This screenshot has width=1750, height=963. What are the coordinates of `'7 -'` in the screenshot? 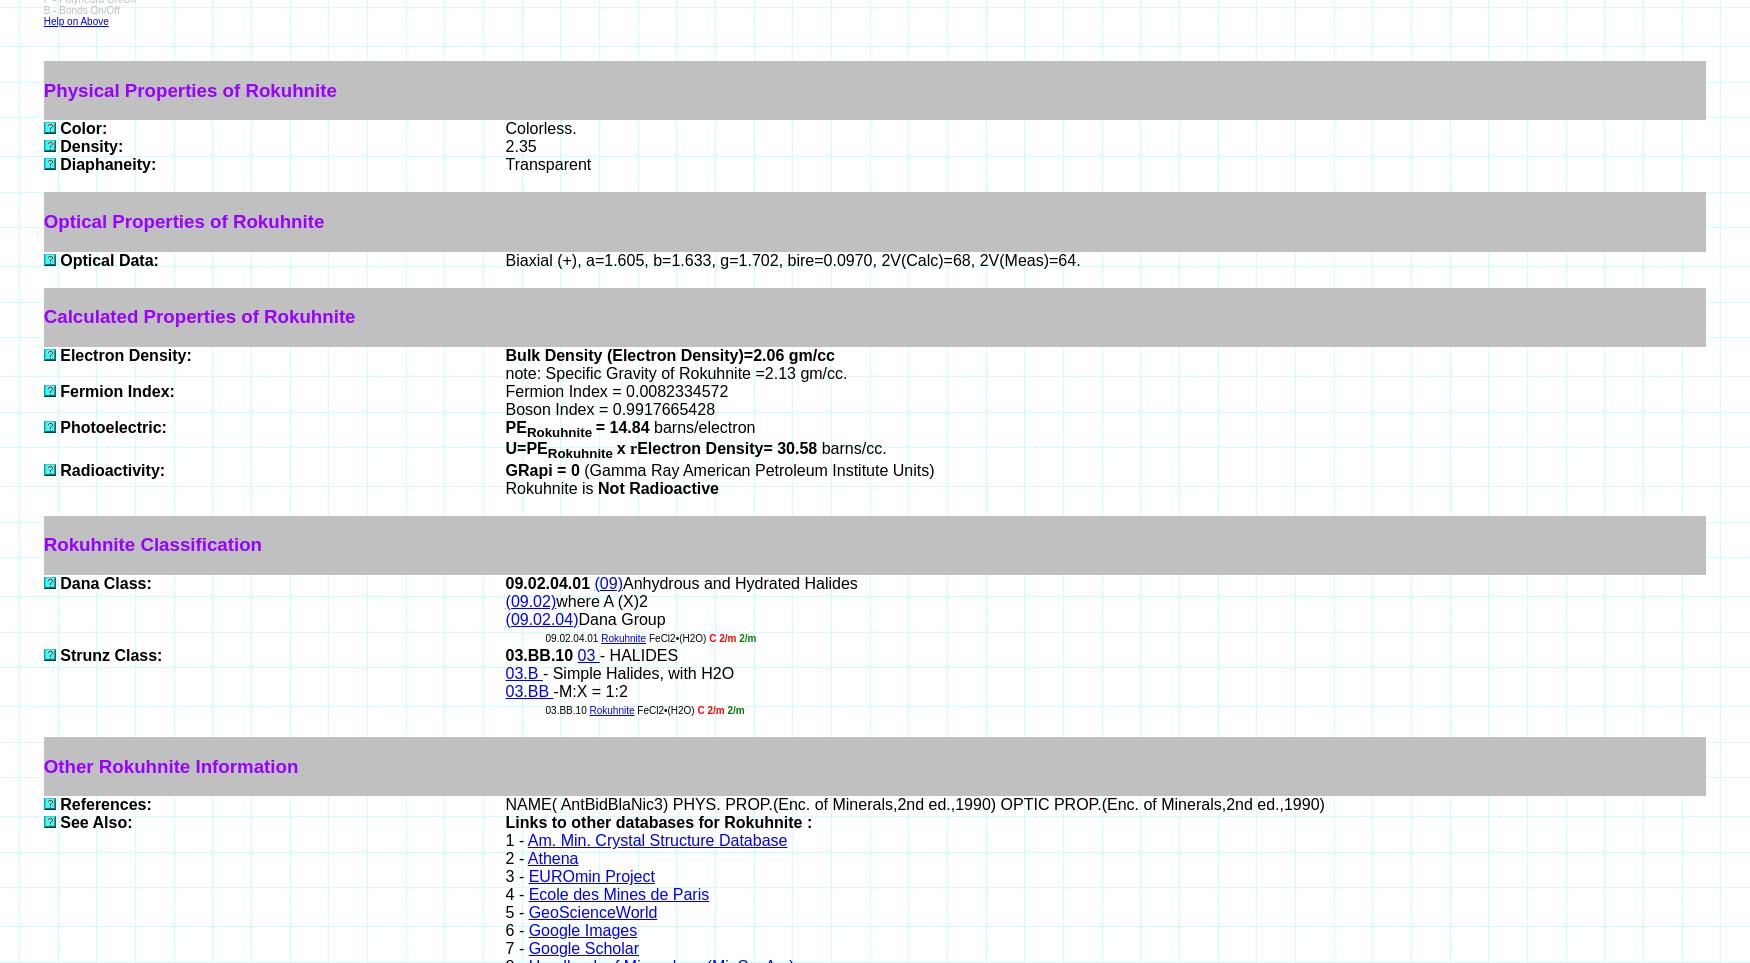 It's located at (515, 948).